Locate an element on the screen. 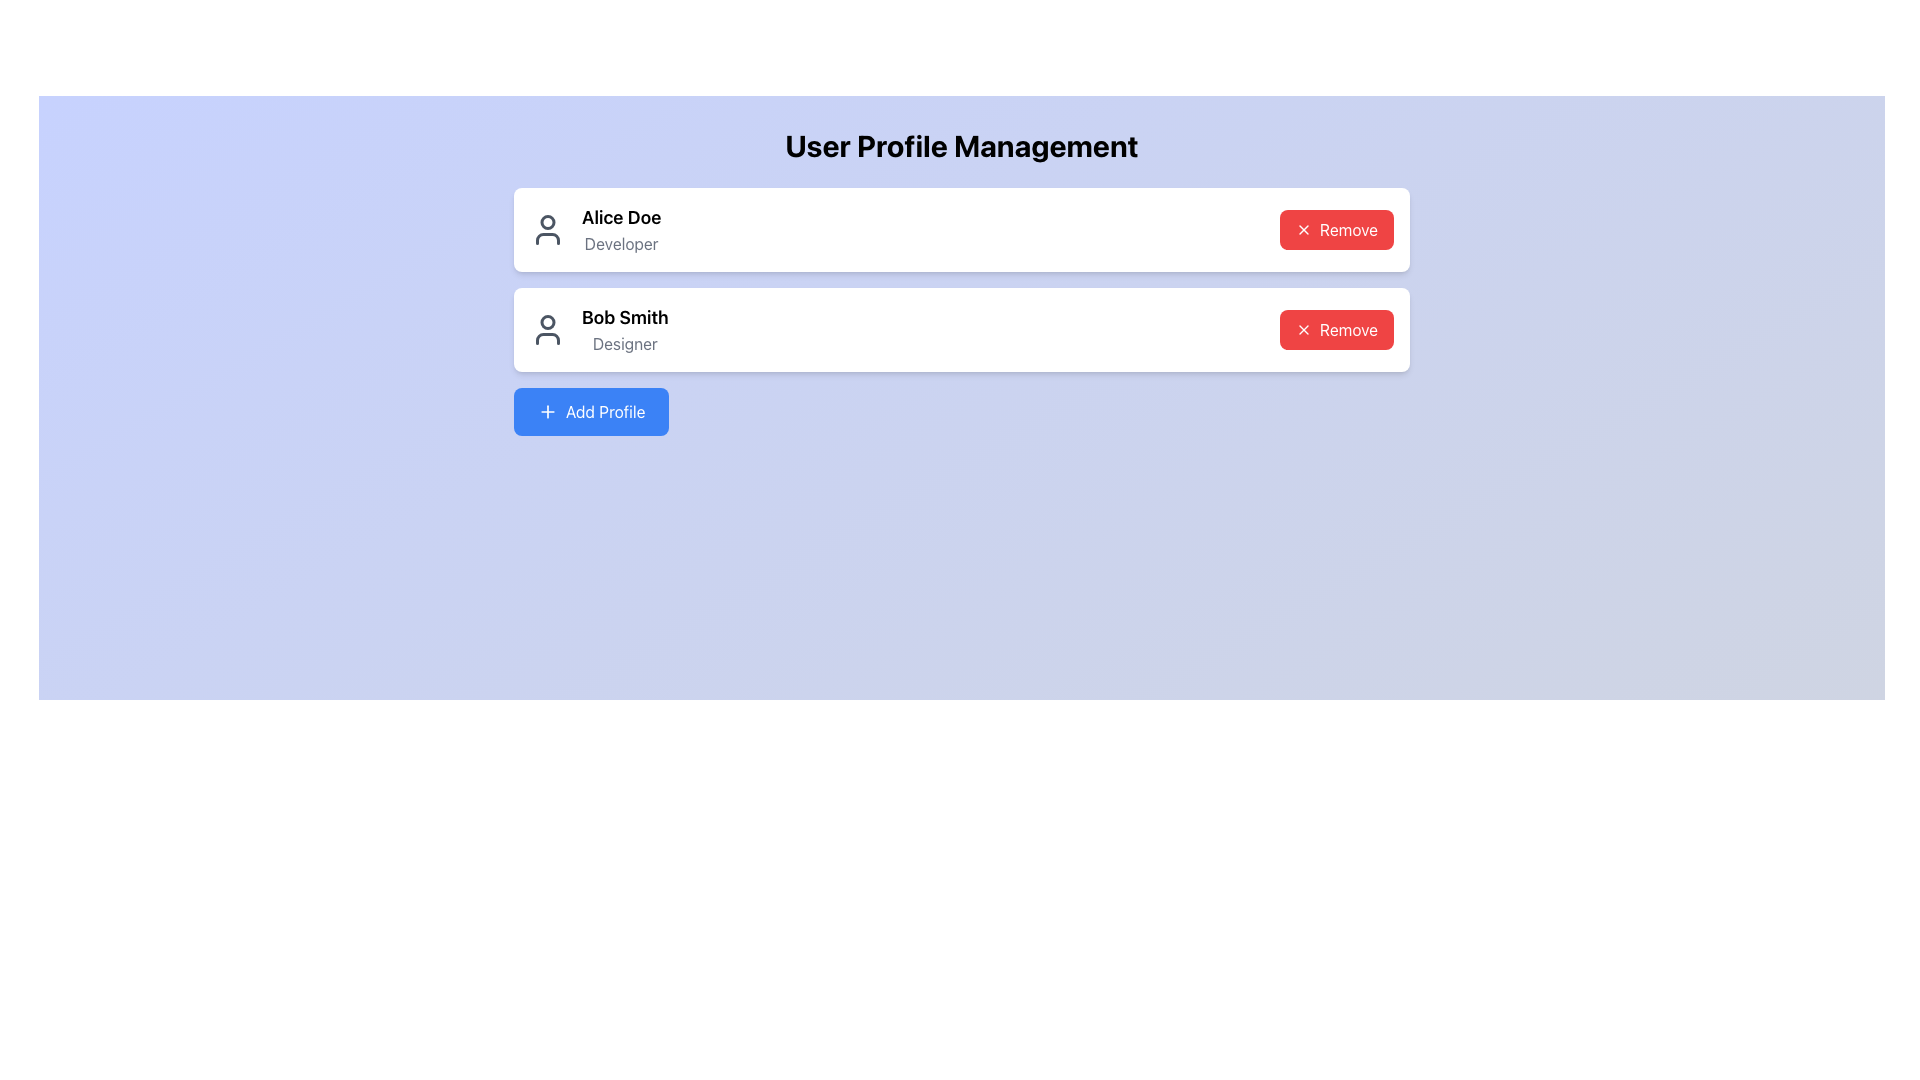 This screenshot has width=1920, height=1080. the blue button labeled 'Add Profile' with a plus icon, located below the profile containers for keyboard interaction is located at coordinates (590, 411).